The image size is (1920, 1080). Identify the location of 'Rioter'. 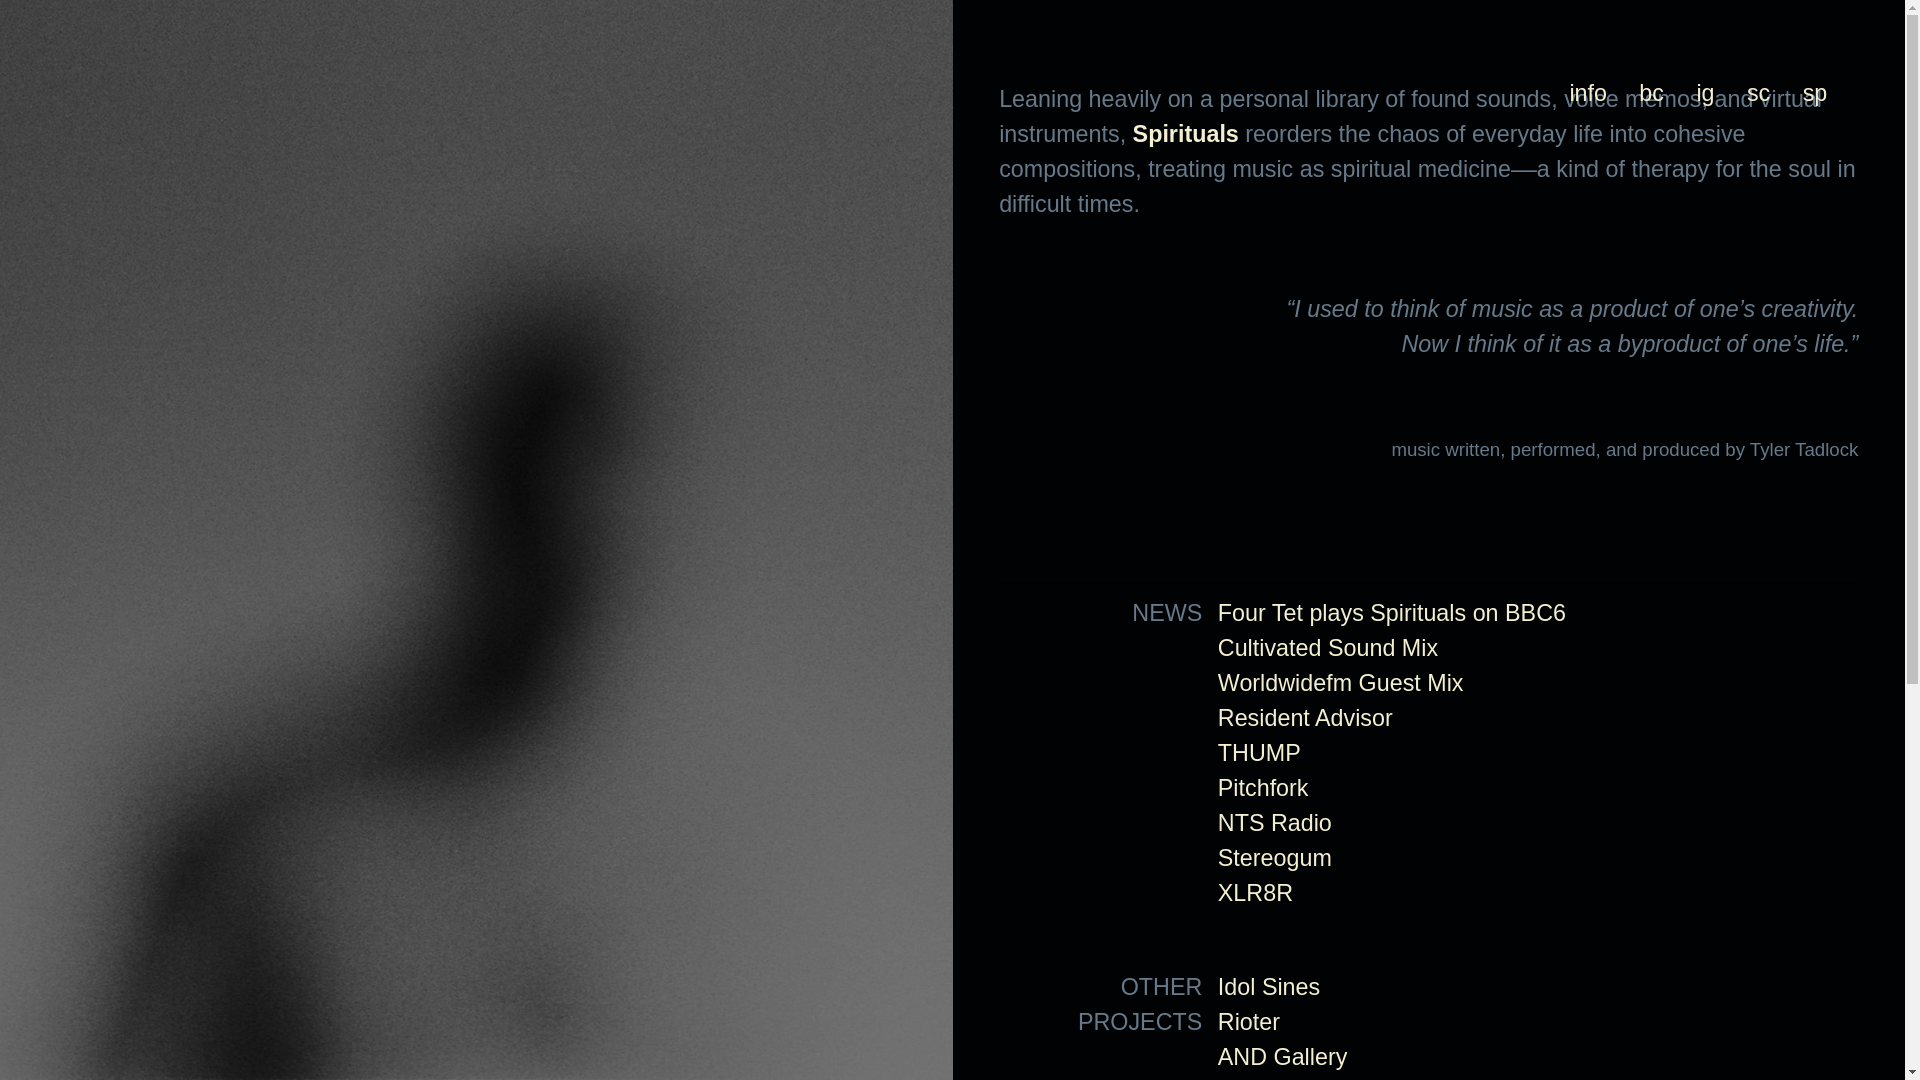
(1247, 1022).